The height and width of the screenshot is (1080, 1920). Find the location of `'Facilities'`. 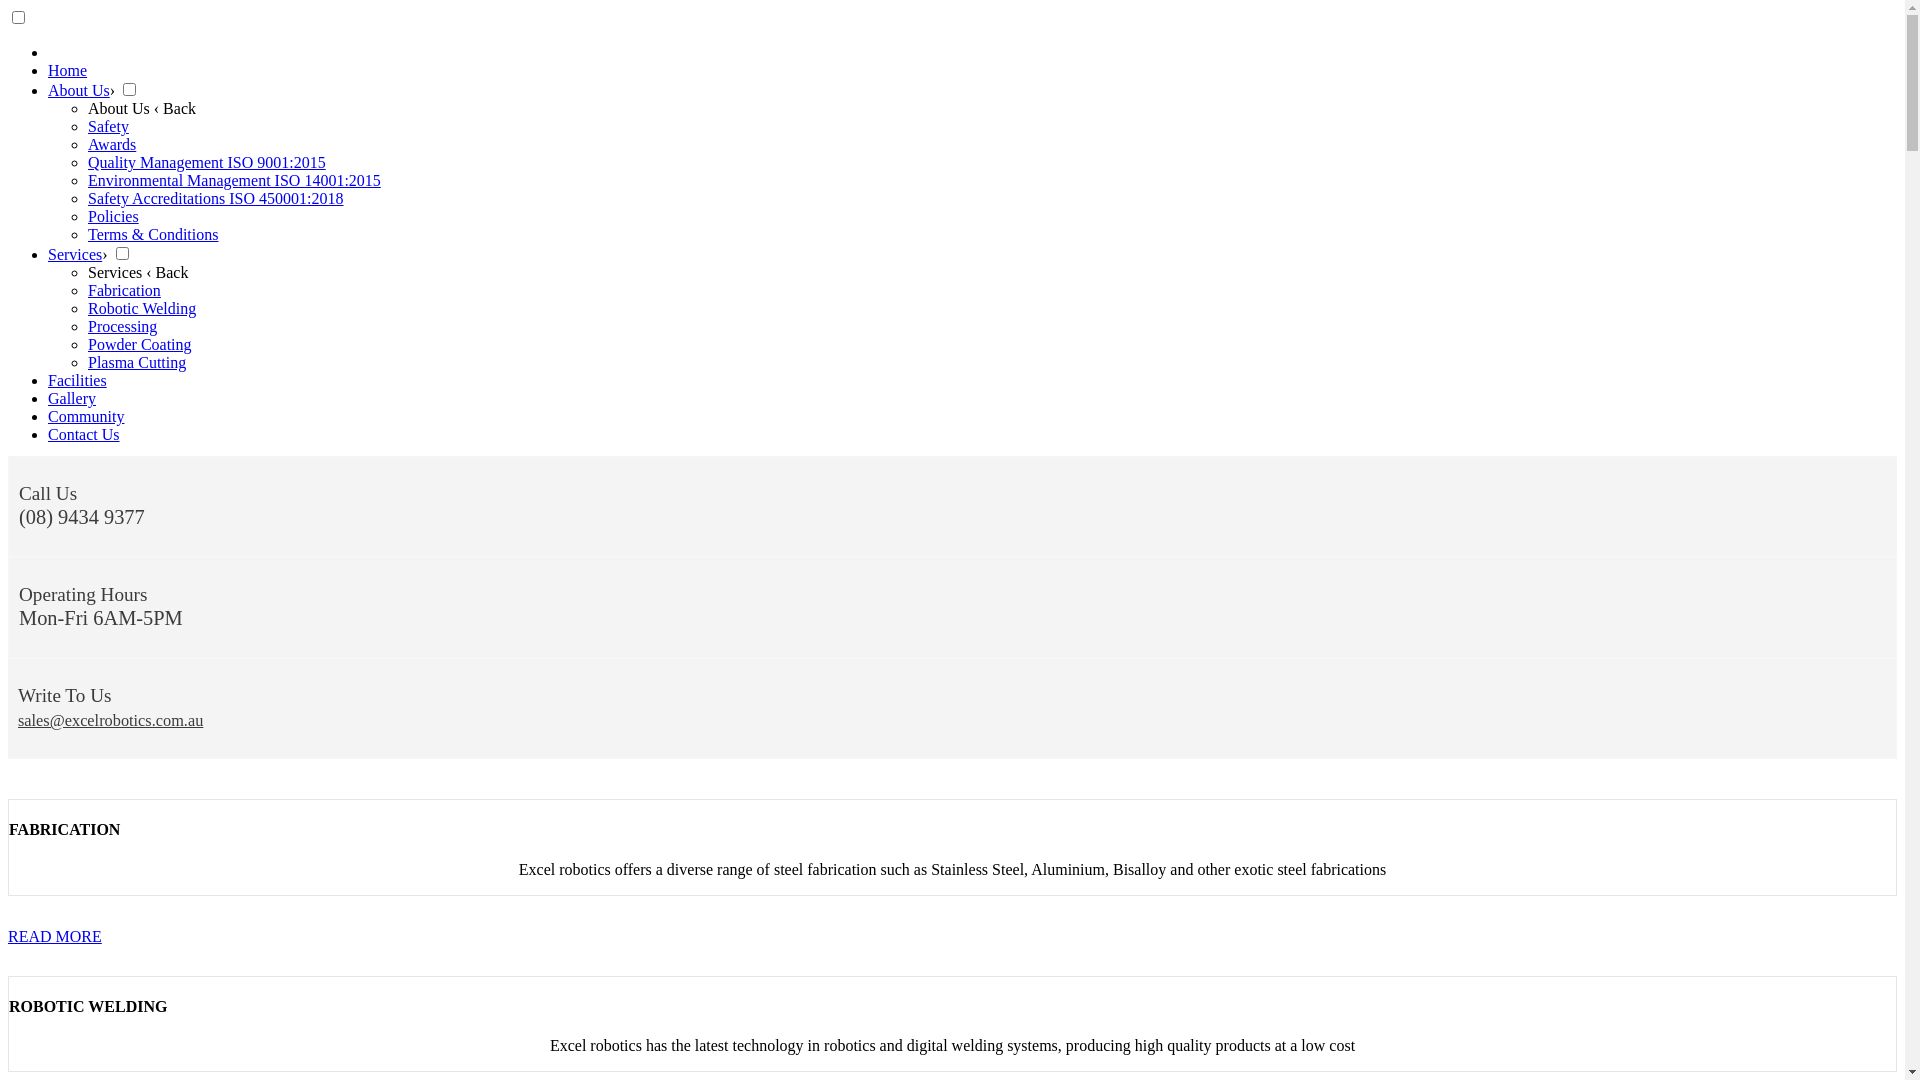

'Facilities' is located at coordinates (77, 380).